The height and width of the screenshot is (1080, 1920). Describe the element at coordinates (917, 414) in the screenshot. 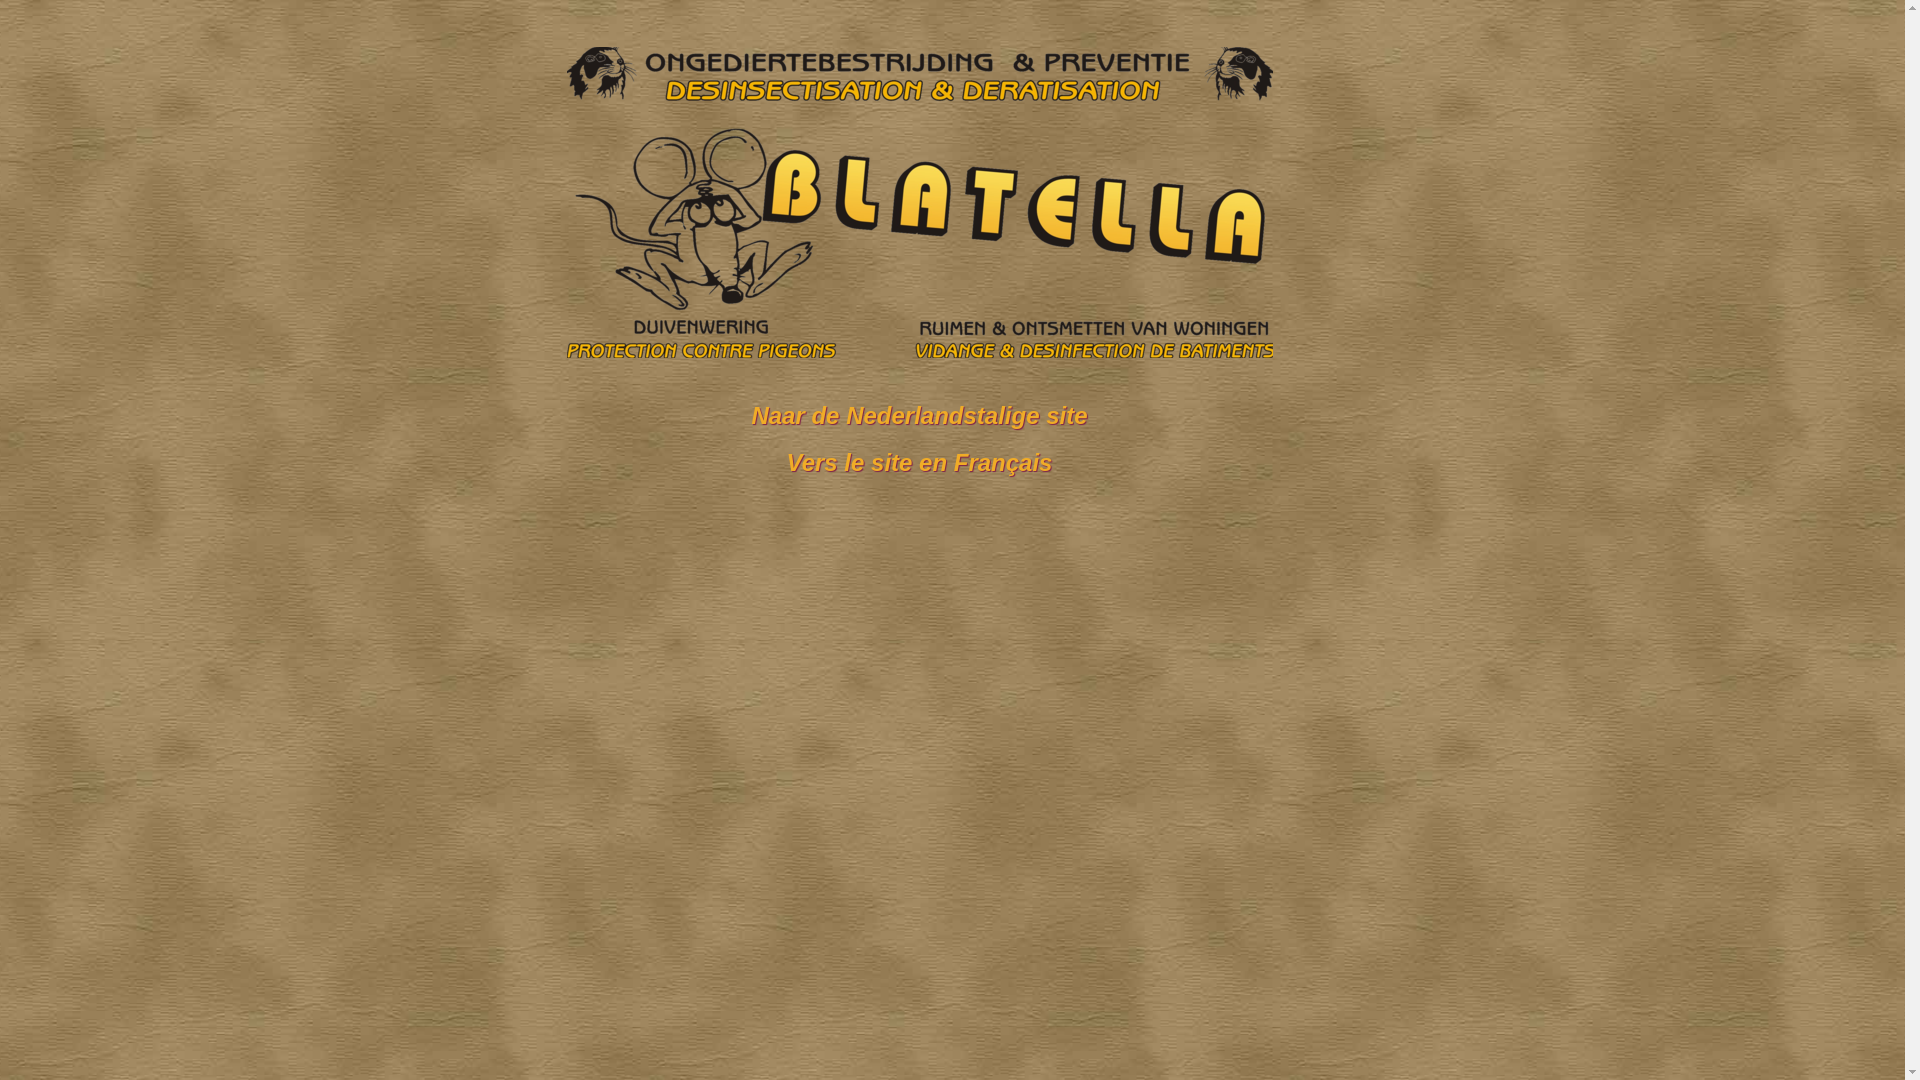

I see `'Naar de Nederlandstalige site'` at that location.